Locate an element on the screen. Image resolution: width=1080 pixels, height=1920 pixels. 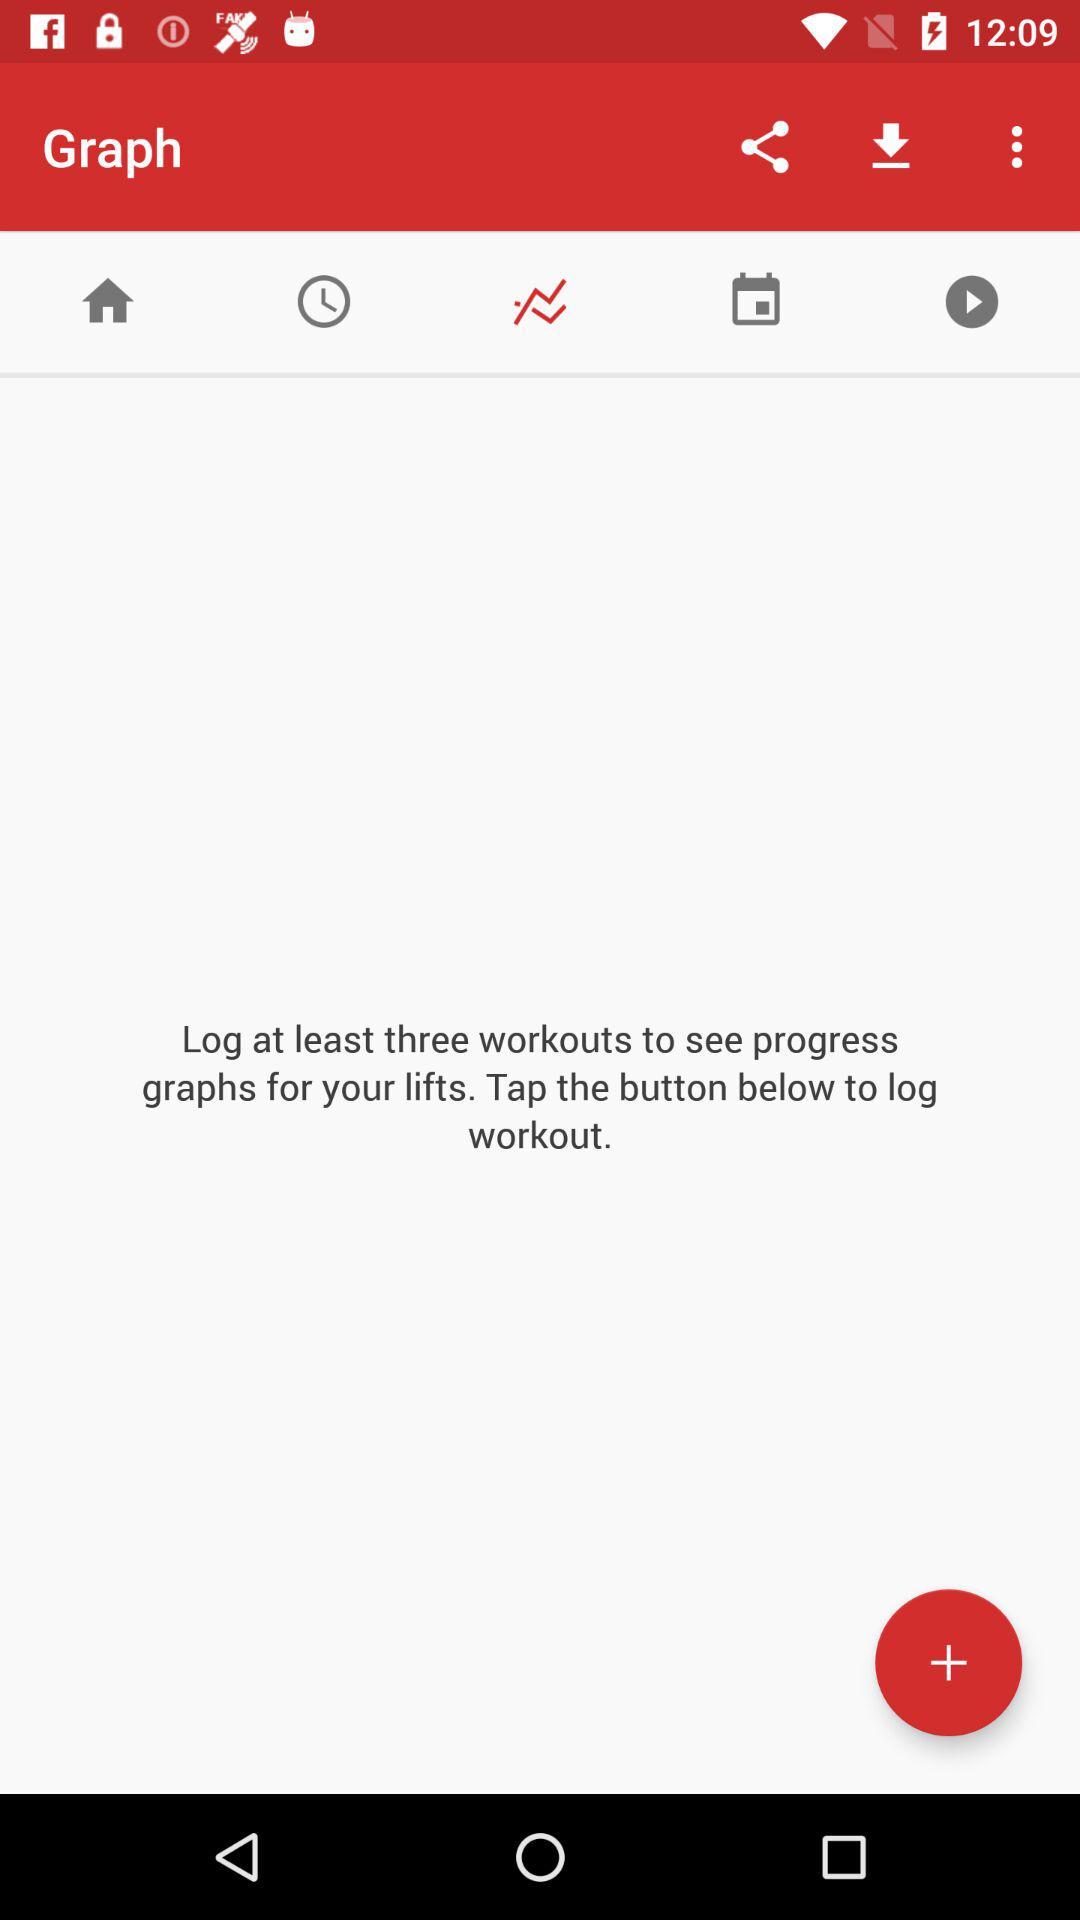
gym workout planner is located at coordinates (756, 300).